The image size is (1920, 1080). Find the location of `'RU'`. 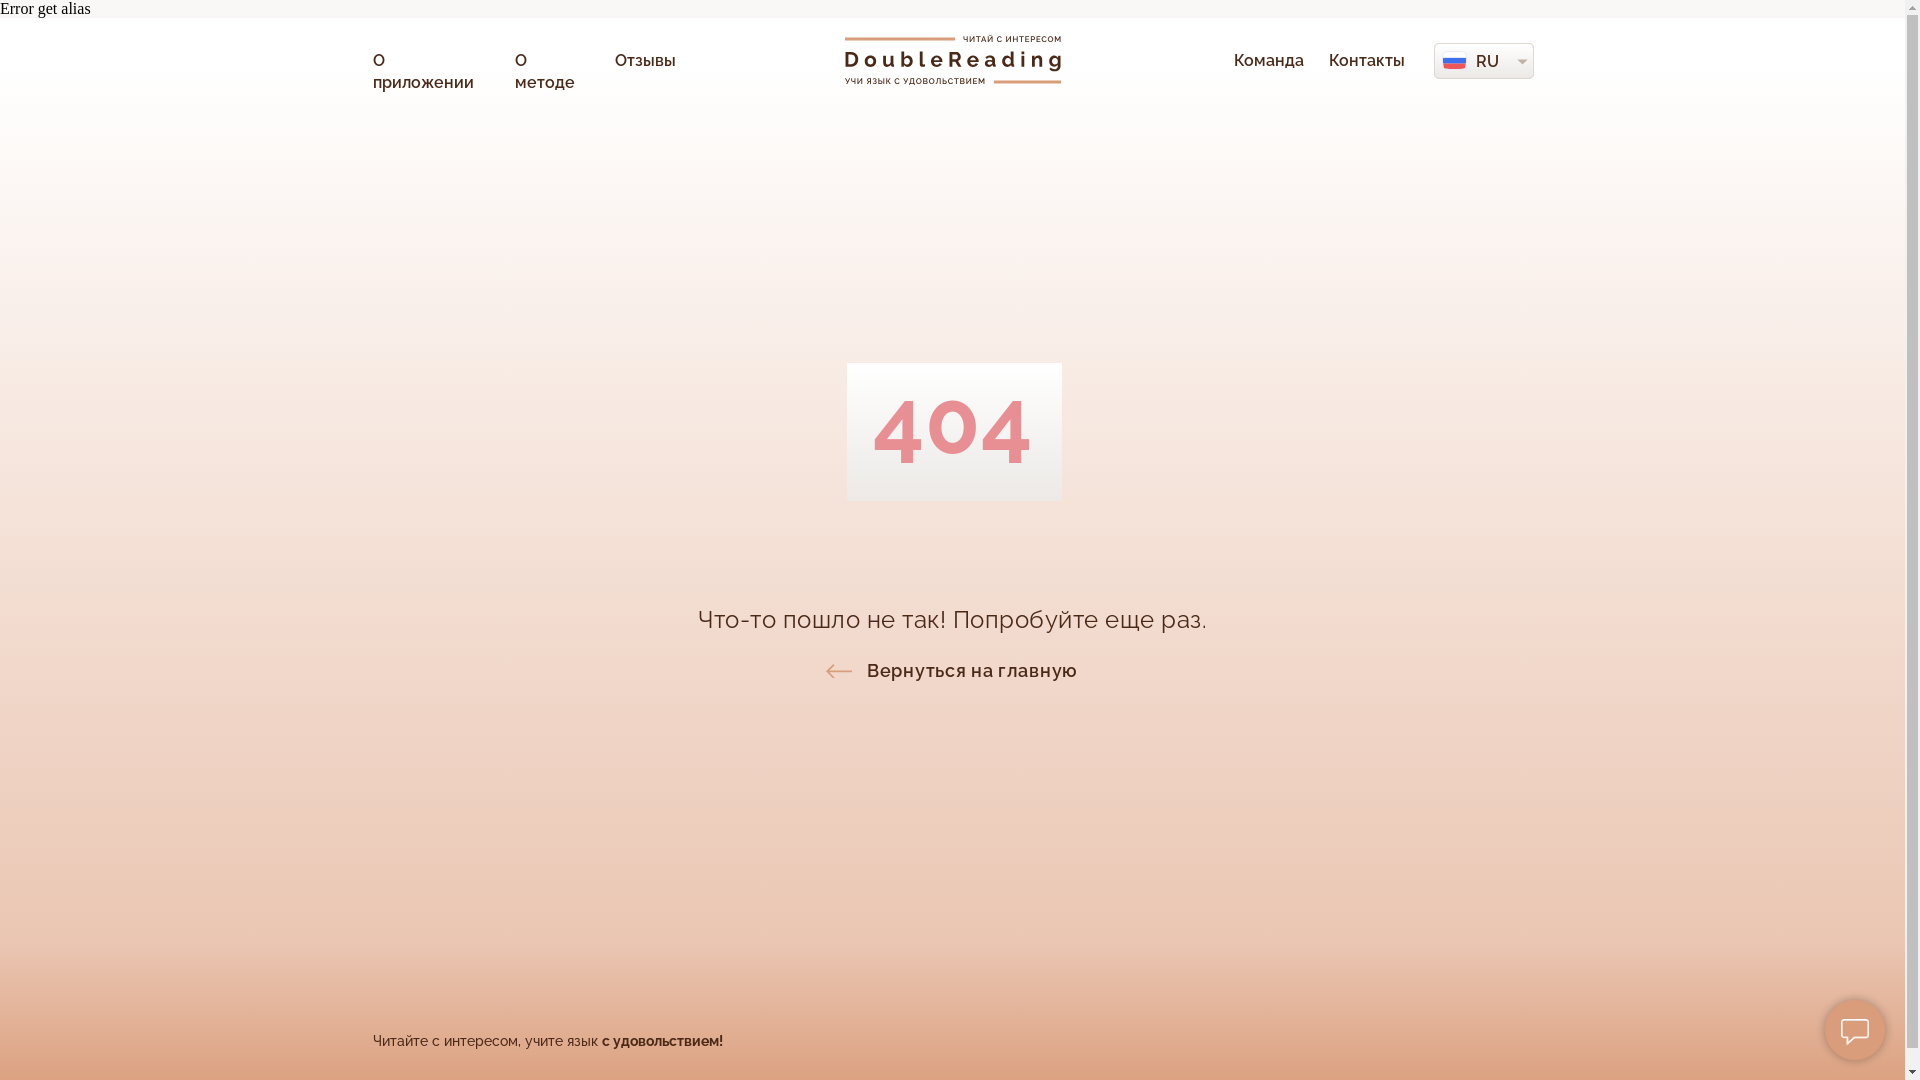

'RU' is located at coordinates (1487, 60).